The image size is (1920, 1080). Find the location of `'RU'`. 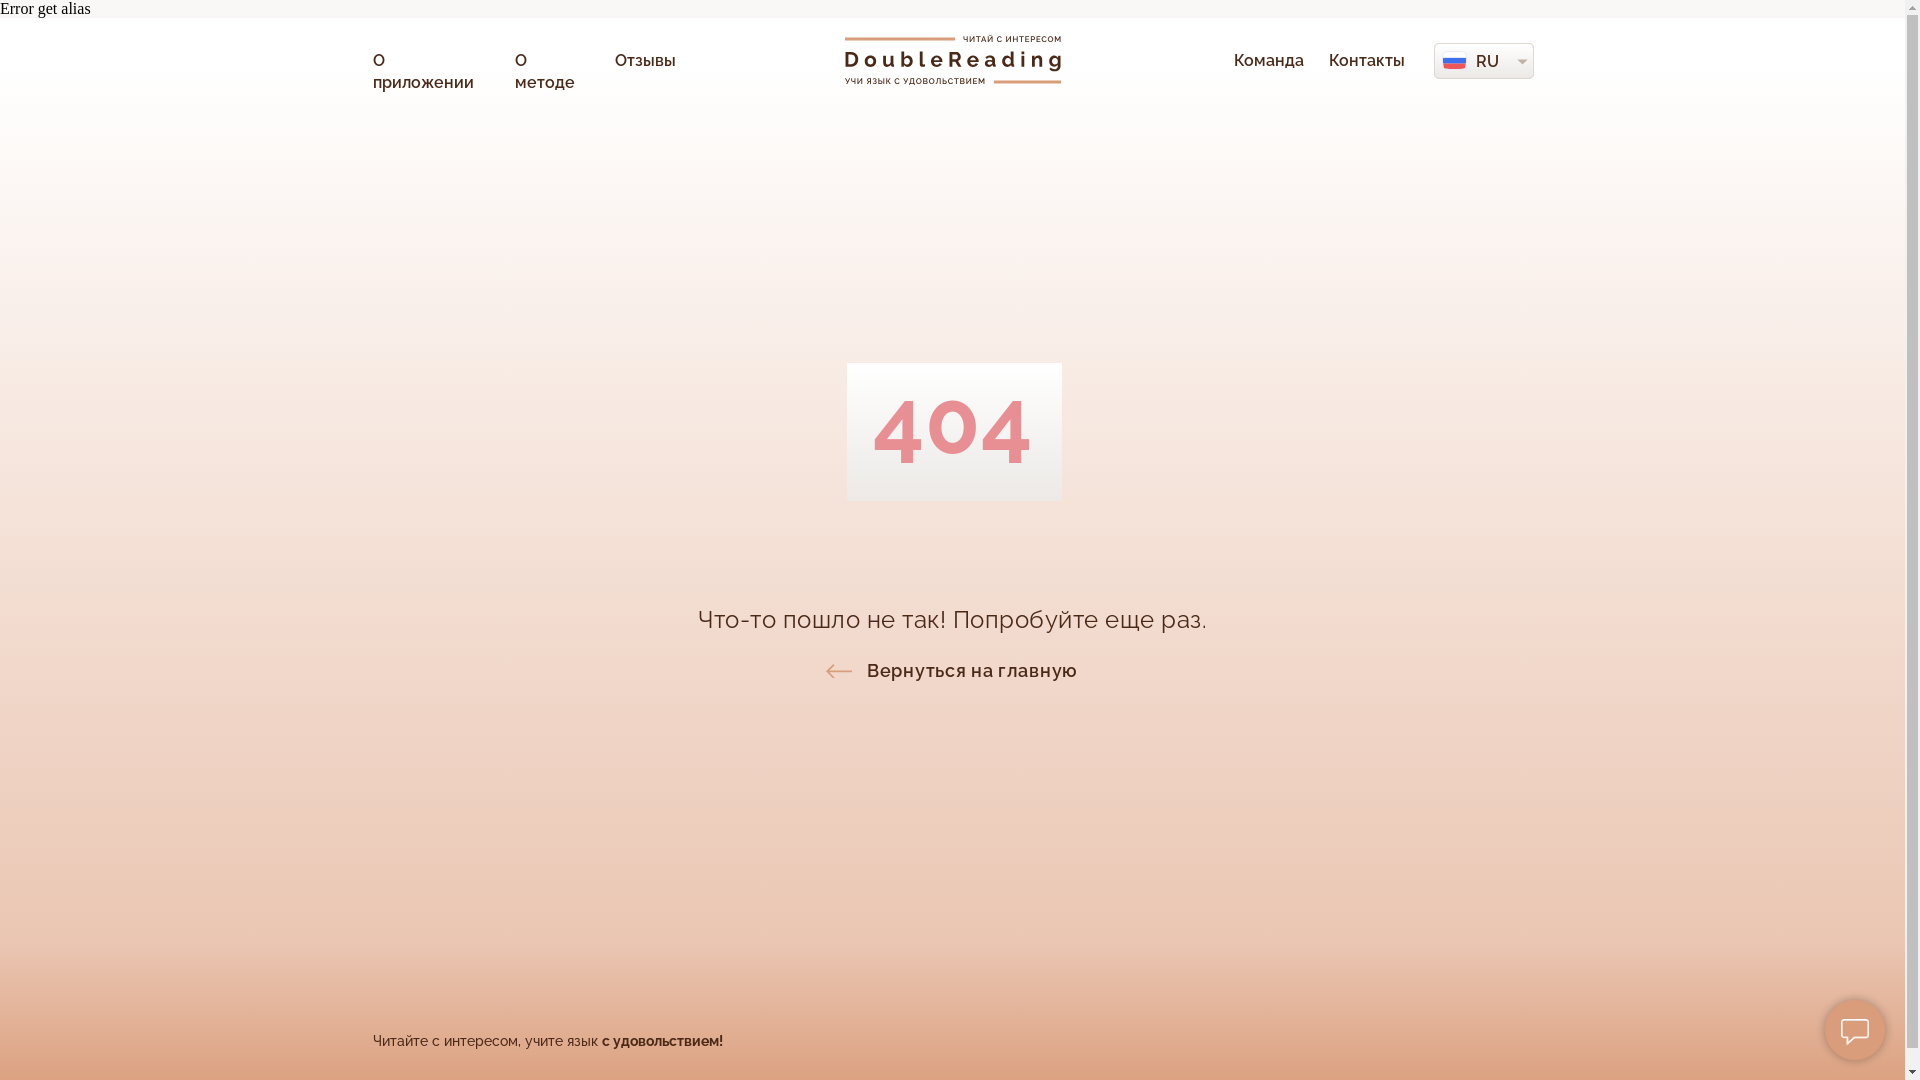

'RU' is located at coordinates (1487, 60).